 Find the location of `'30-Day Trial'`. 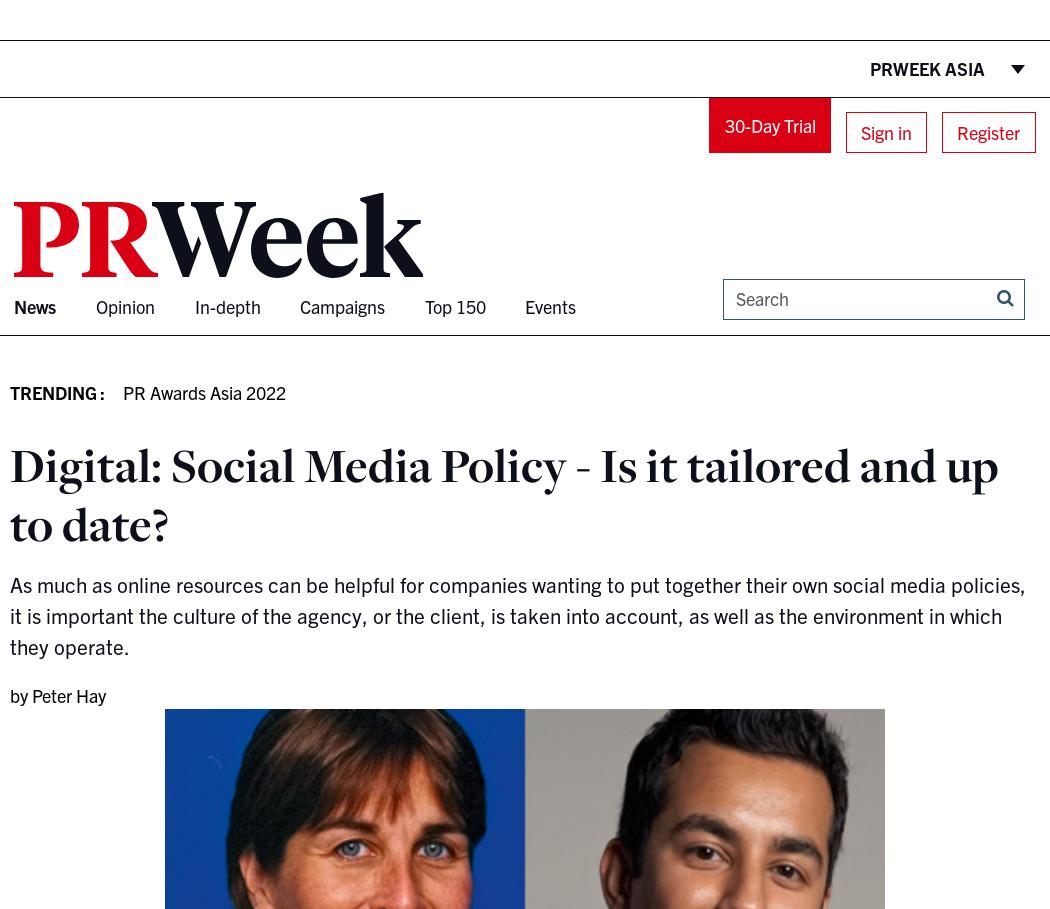

'30-Day Trial' is located at coordinates (769, 124).